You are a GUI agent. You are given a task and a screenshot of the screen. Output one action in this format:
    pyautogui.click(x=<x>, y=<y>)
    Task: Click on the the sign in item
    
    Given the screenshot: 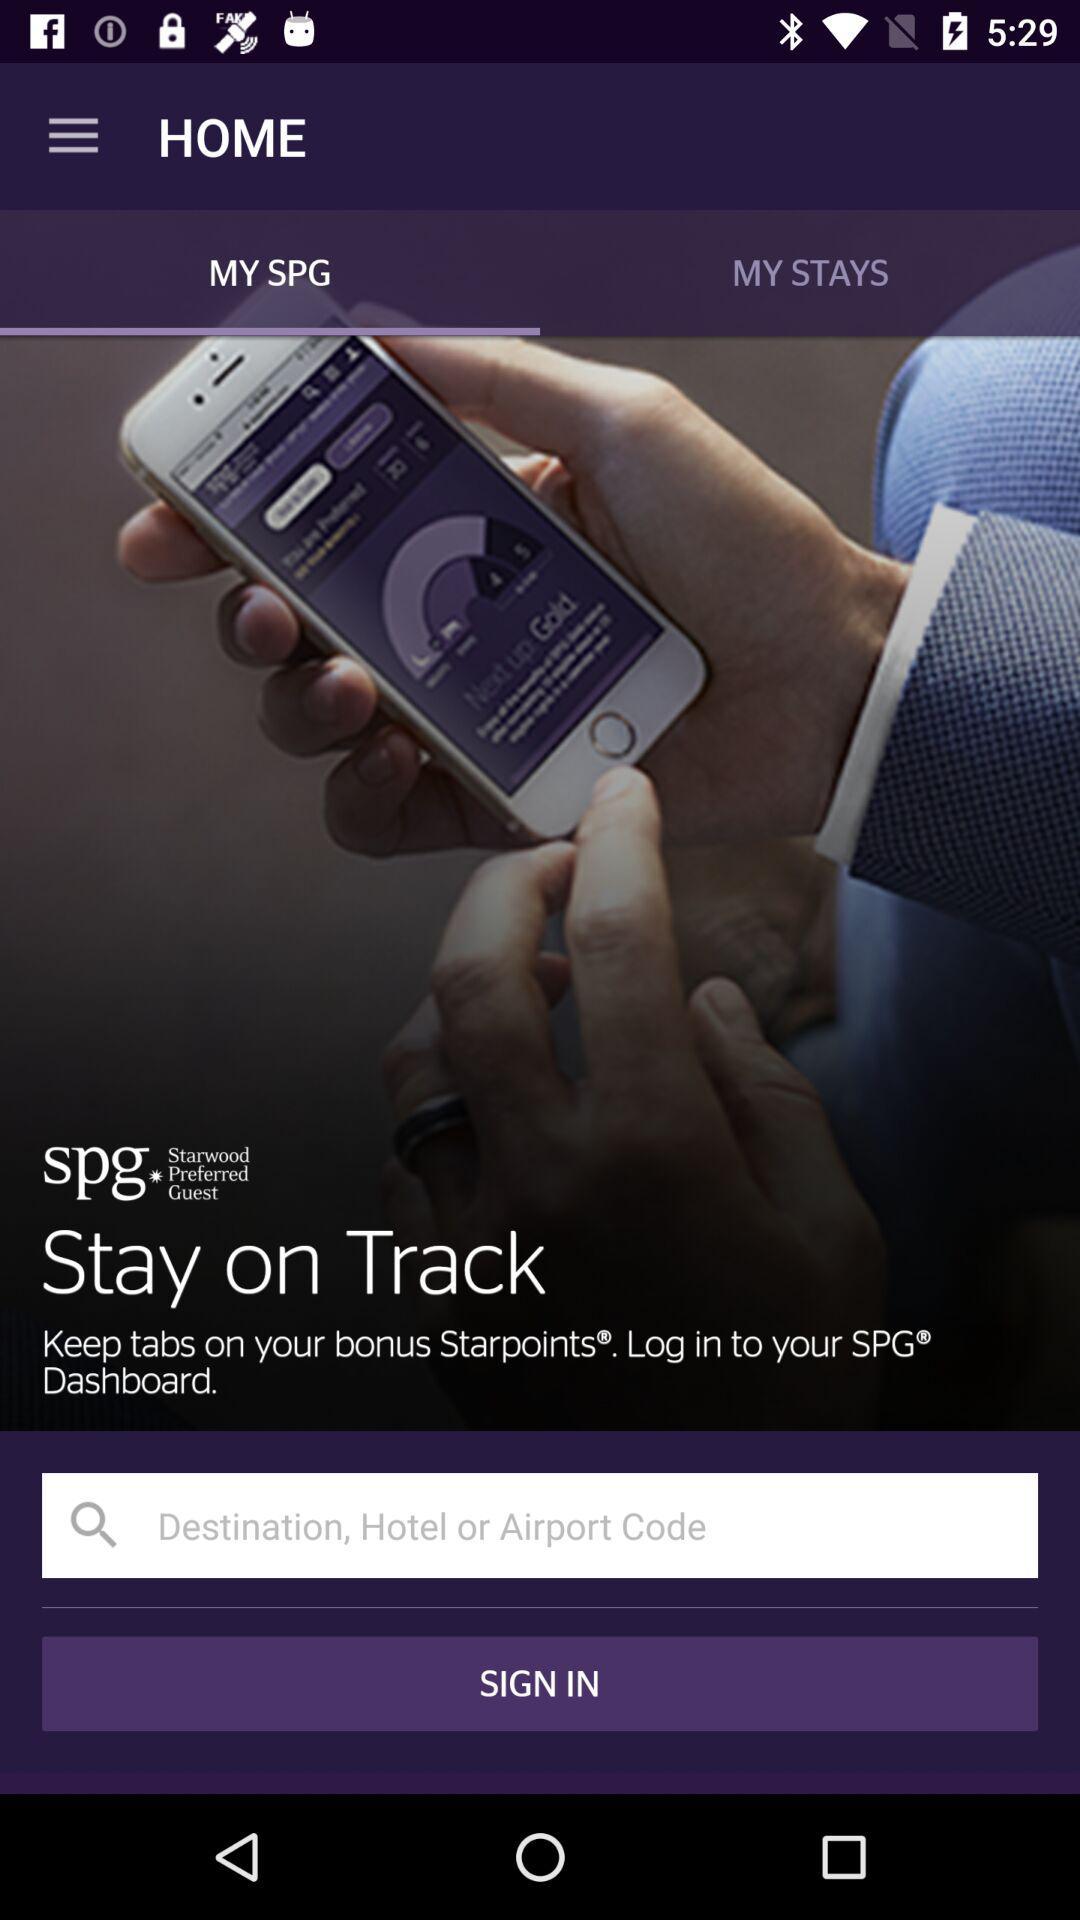 What is the action you would take?
    pyautogui.click(x=540, y=1682)
    